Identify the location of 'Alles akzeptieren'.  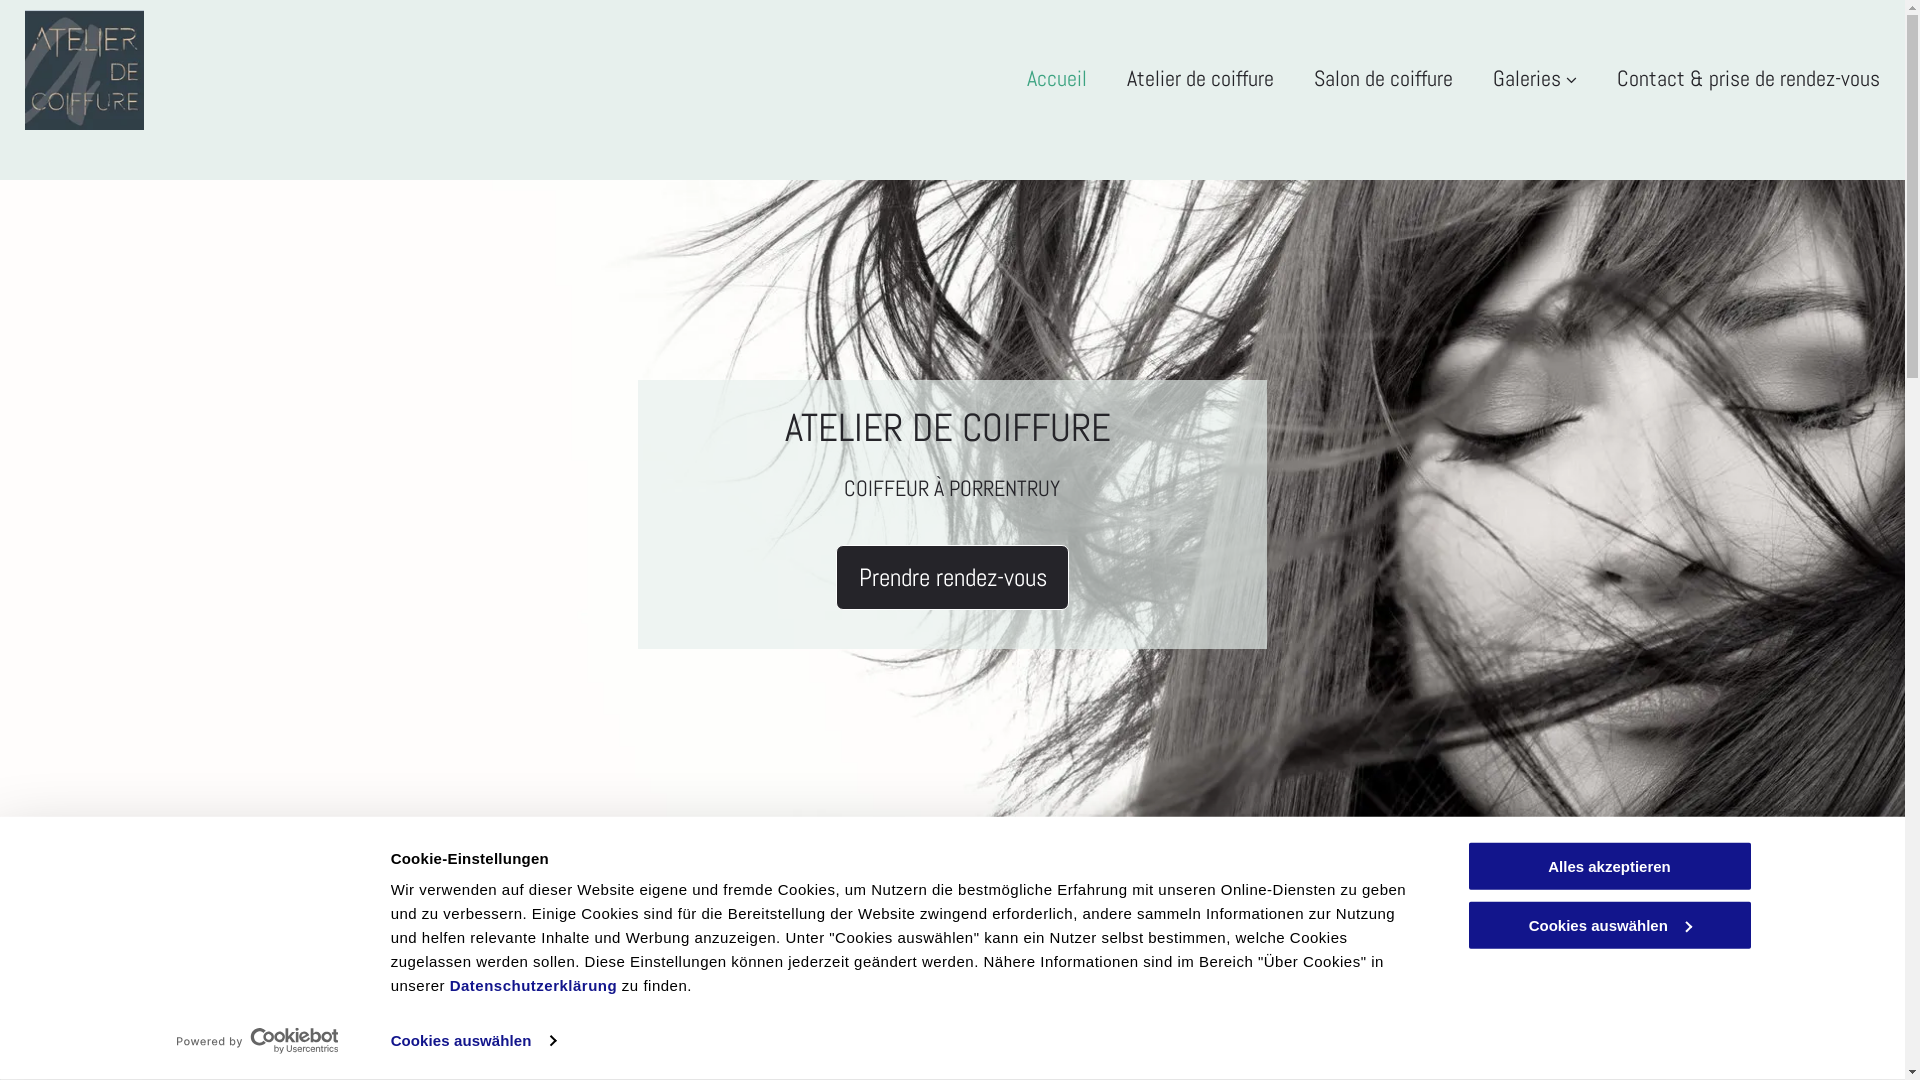
(1465, 865).